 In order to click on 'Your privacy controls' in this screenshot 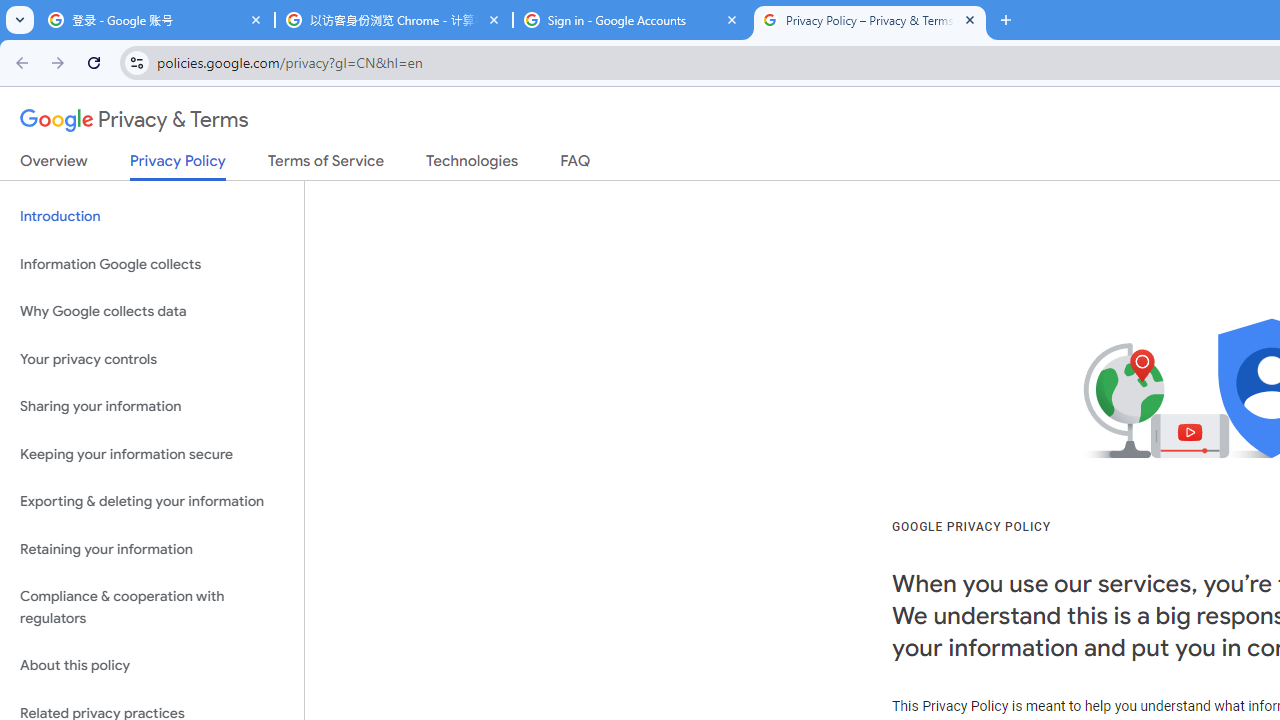, I will do `click(151, 358)`.